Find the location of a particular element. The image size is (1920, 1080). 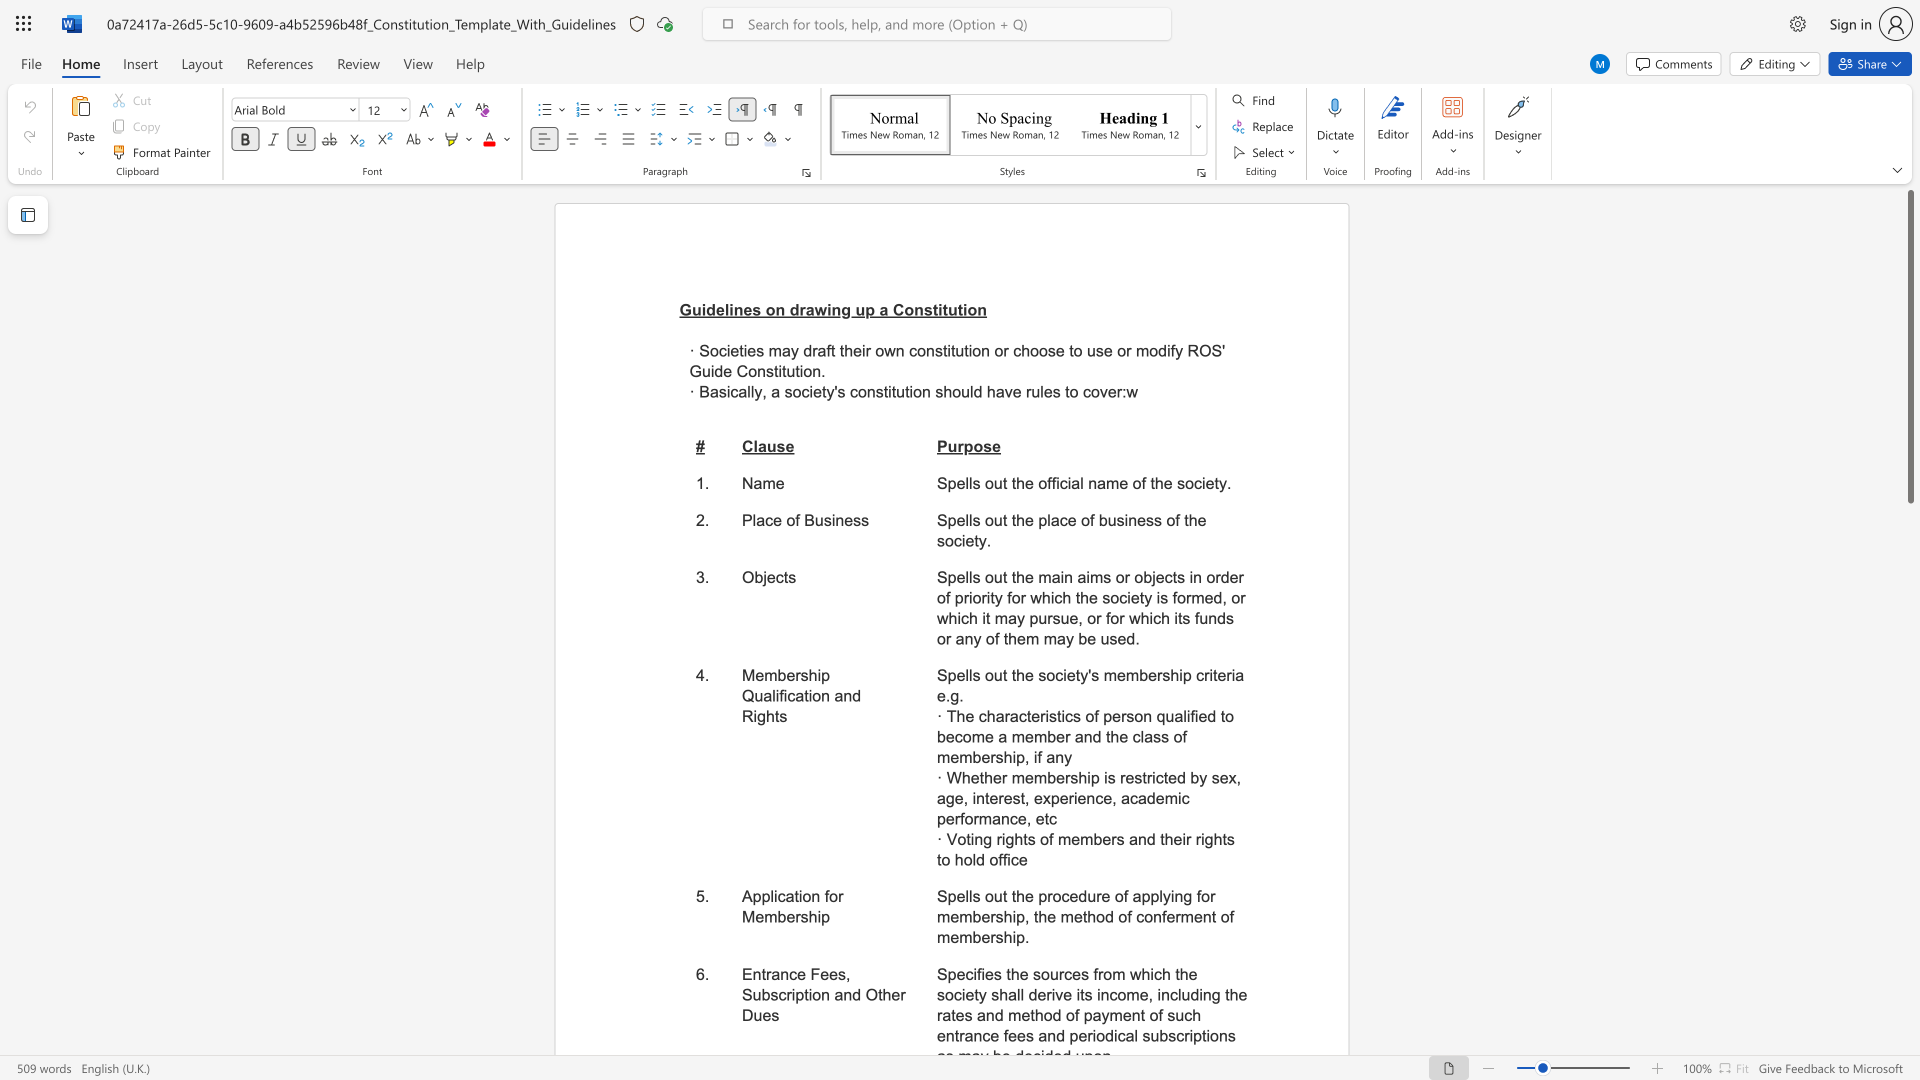

the scrollbar to move the content lower is located at coordinates (1909, 608).